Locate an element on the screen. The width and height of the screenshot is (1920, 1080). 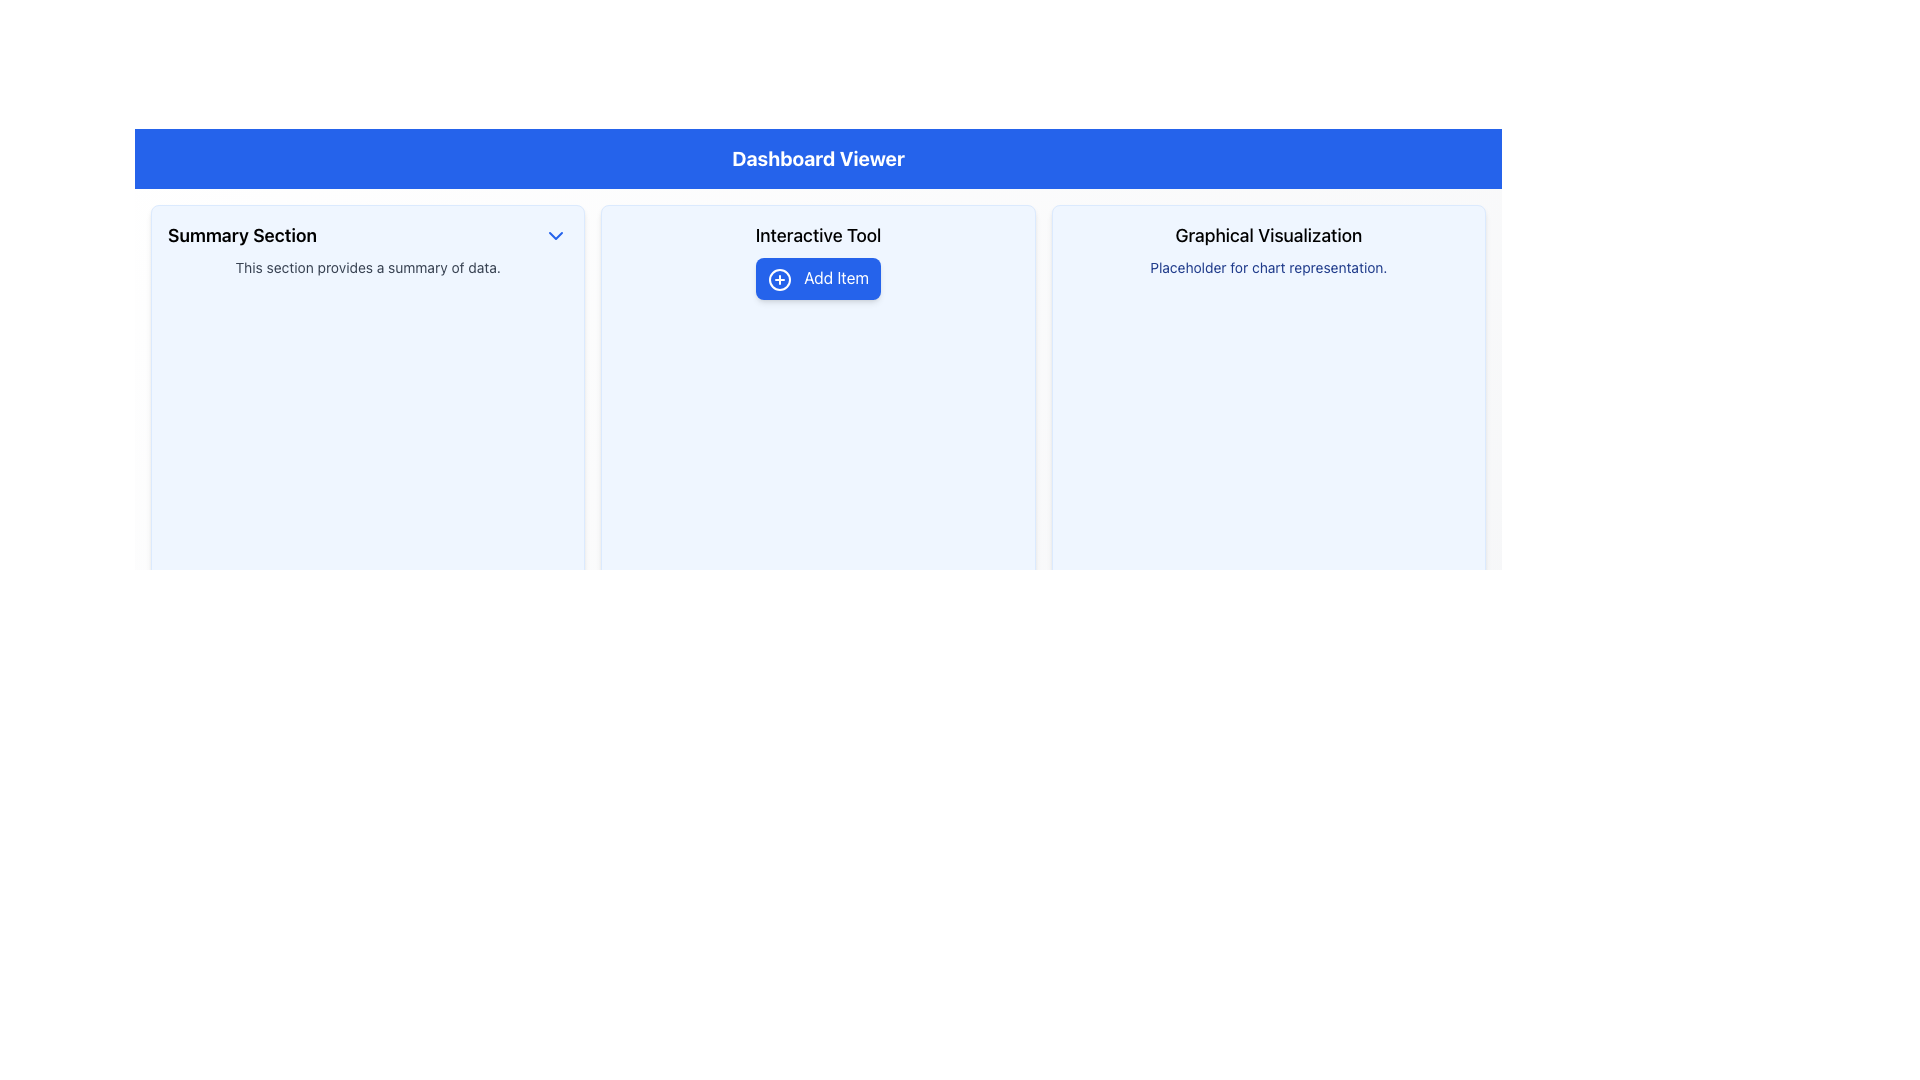
the header label of the dashboard interface, which serves as the title for the overall content layout is located at coordinates (818, 157).